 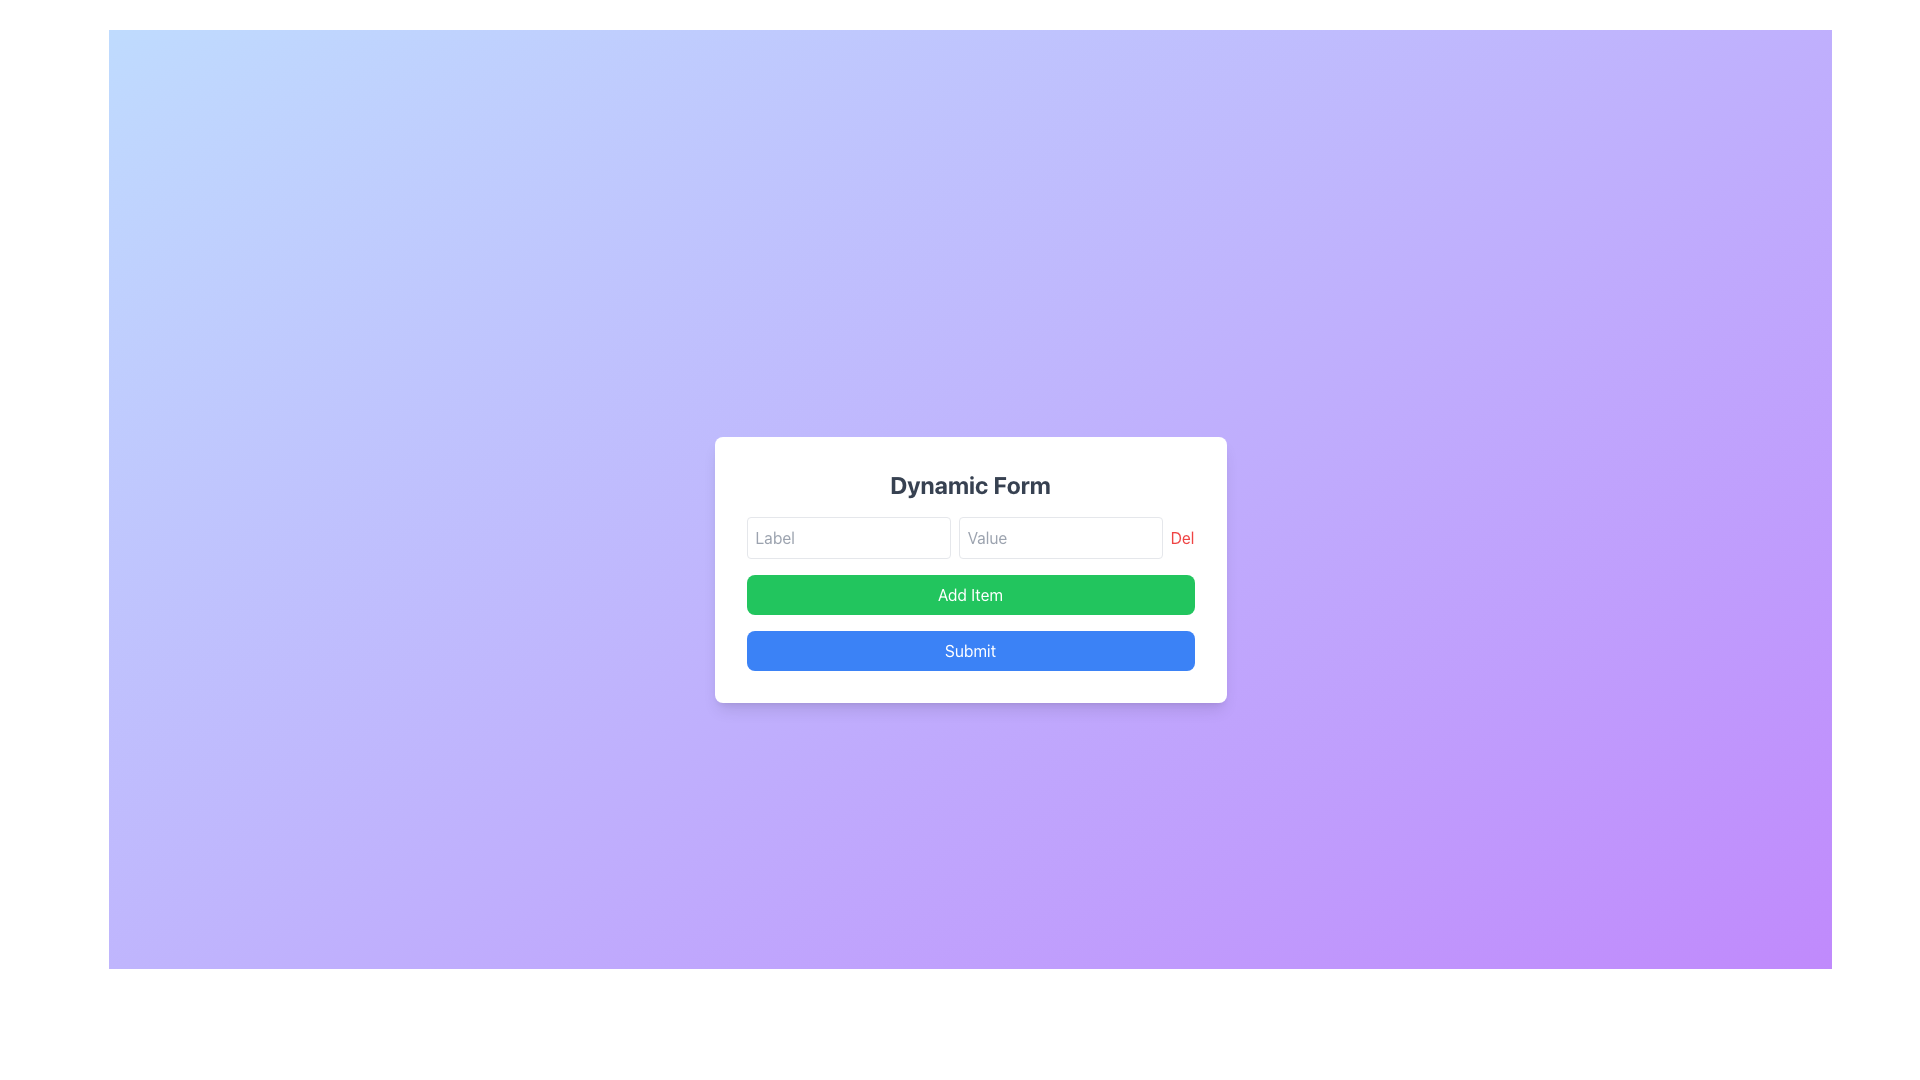 What do you see at coordinates (1182, 536) in the screenshot?
I see `the delete button, which is positioned to the far right of the input fields and aligns with the 'Value' input field` at bounding box center [1182, 536].